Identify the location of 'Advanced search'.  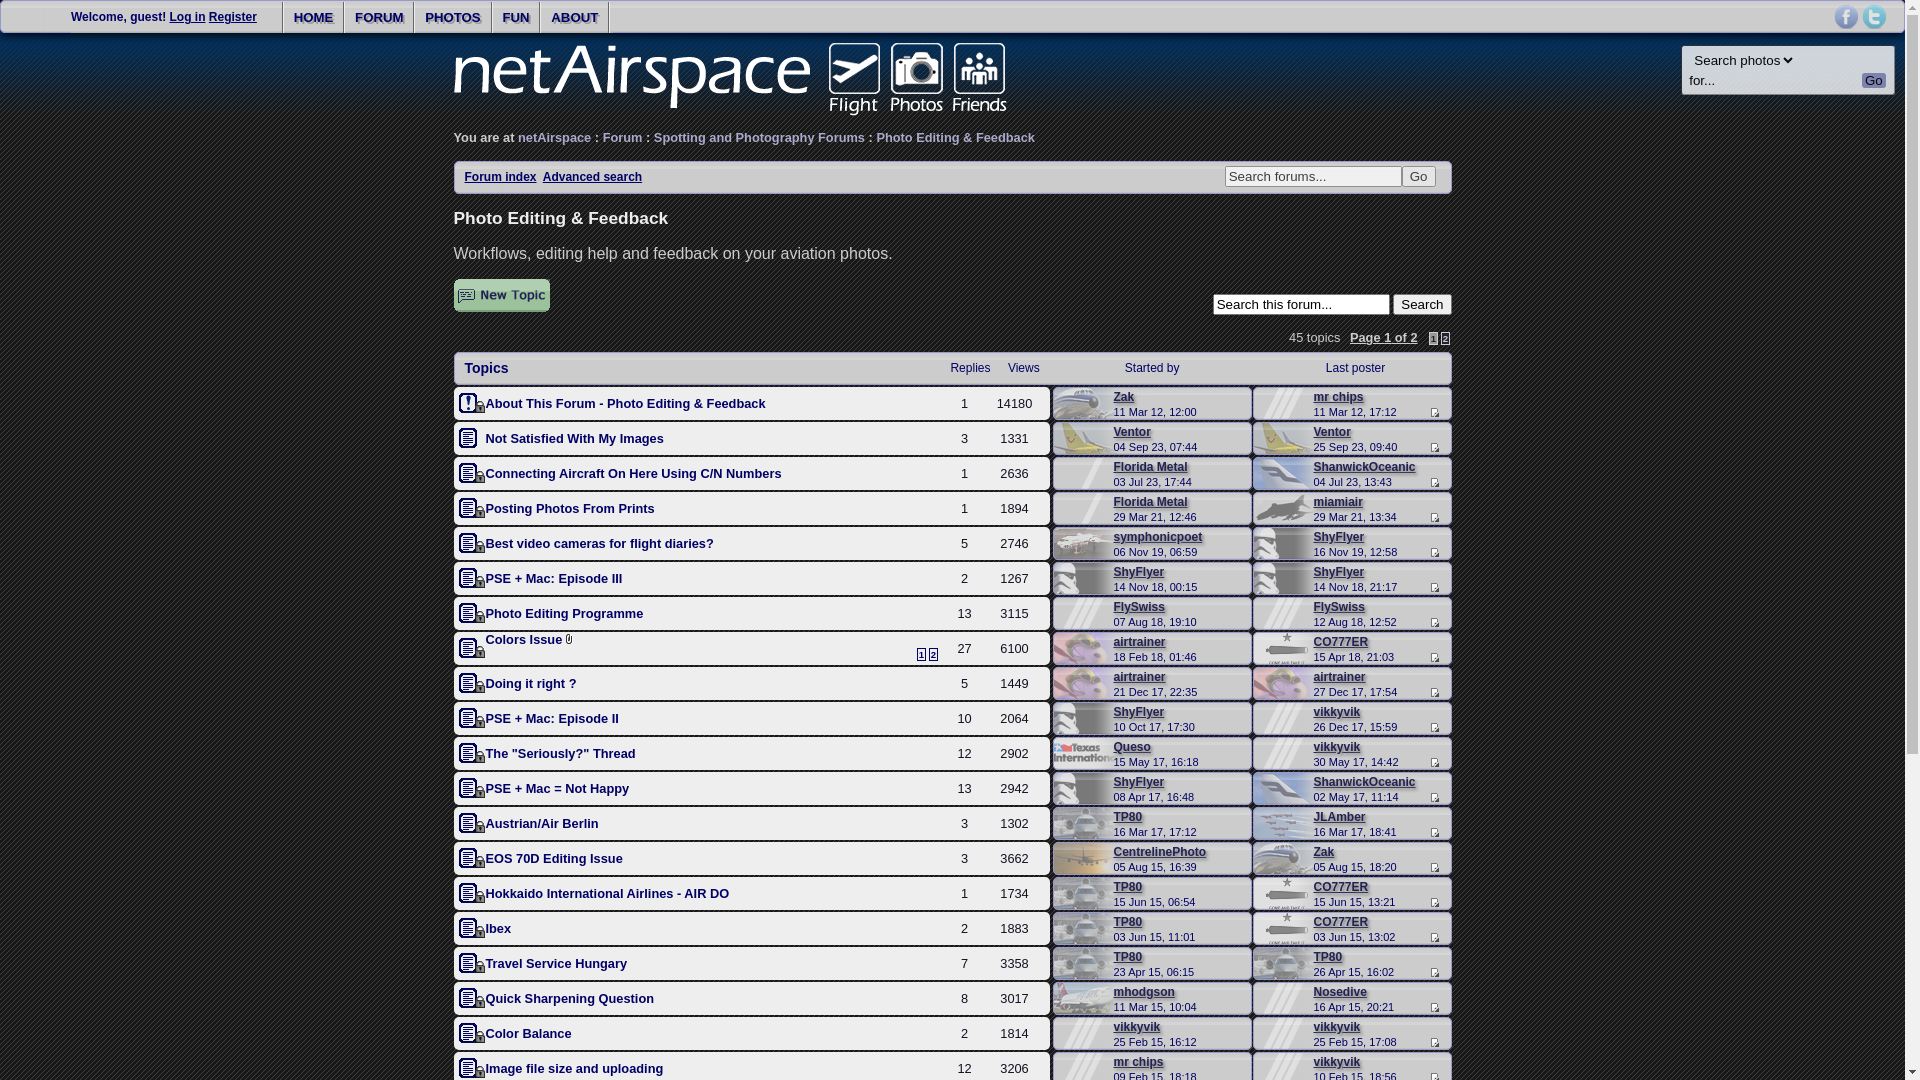
(591, 176).